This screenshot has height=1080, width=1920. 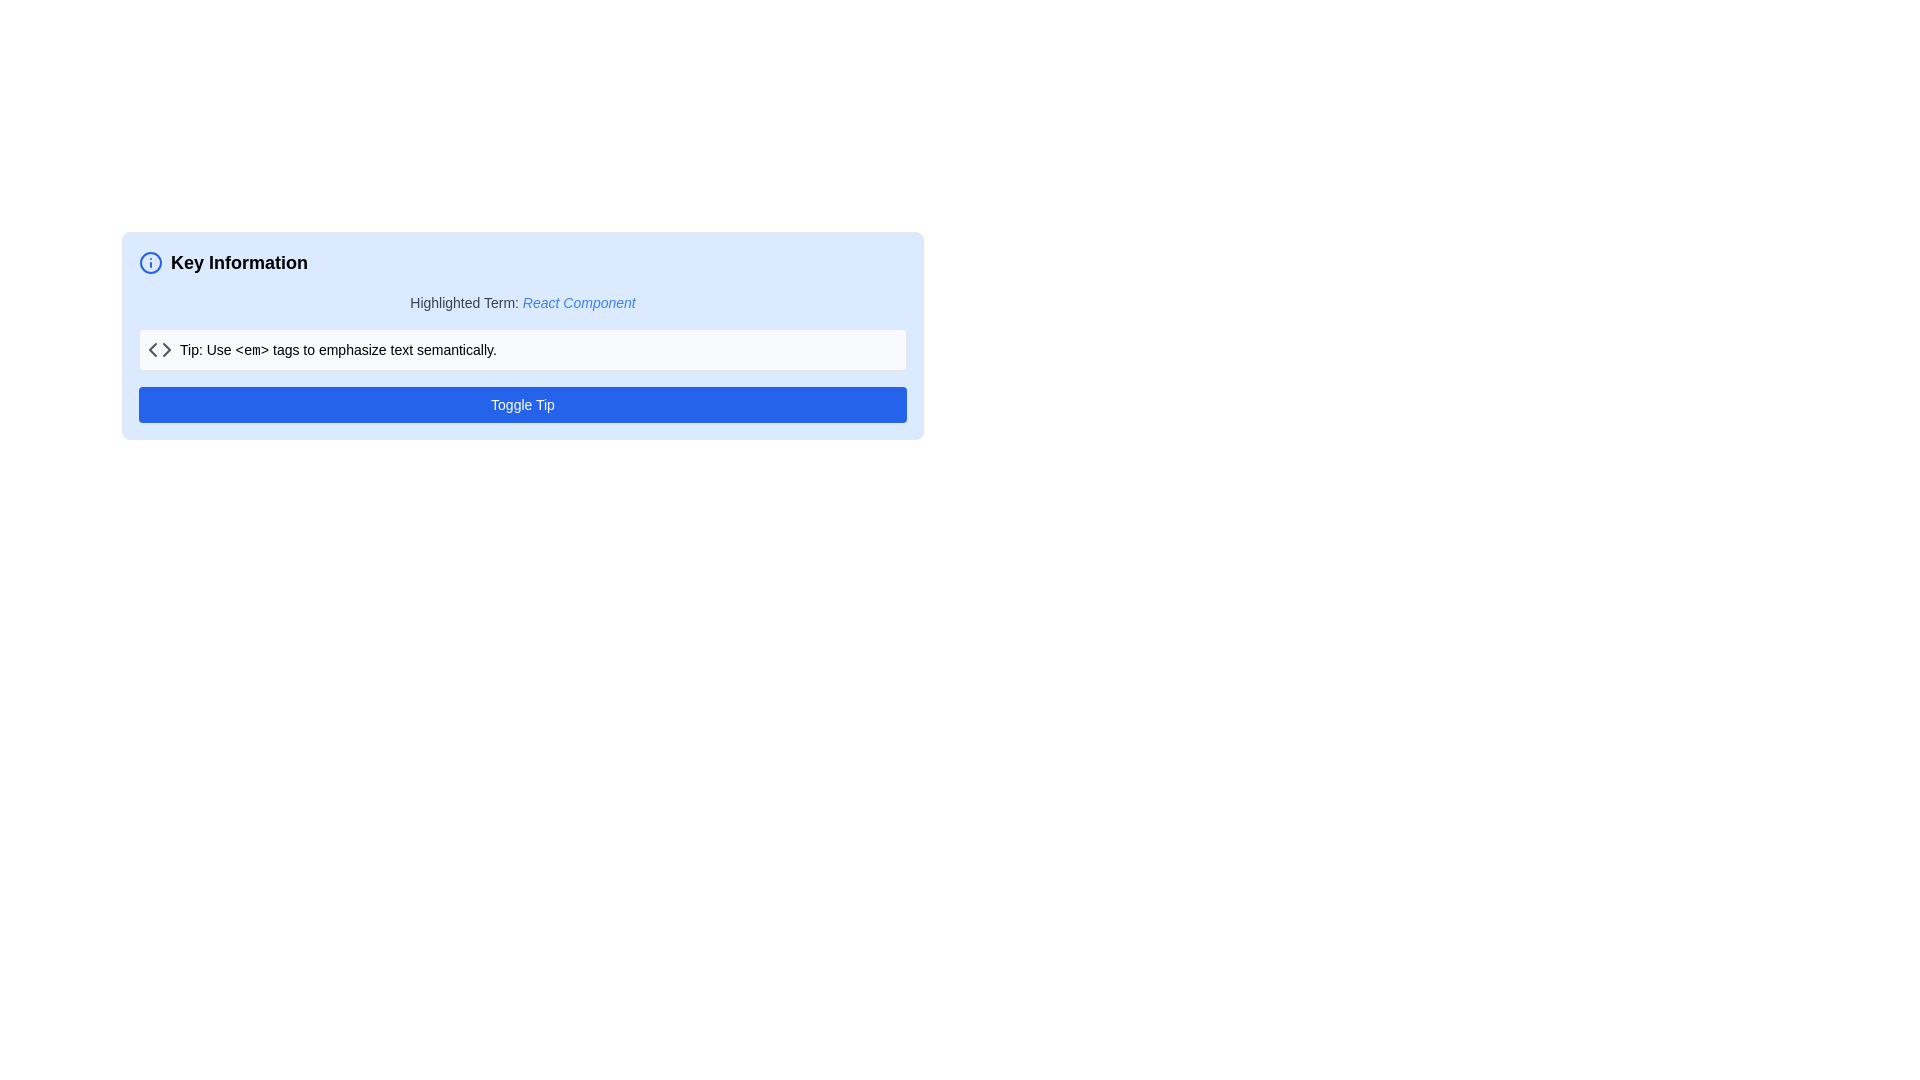 What do you see at coordinates (158, 349) in the screenshot?
I see `the coding tips icon located on the left side of the horizontal group, preceding the text message starting with 'Tip: Use <em>'` at bounding box center [158, 349].